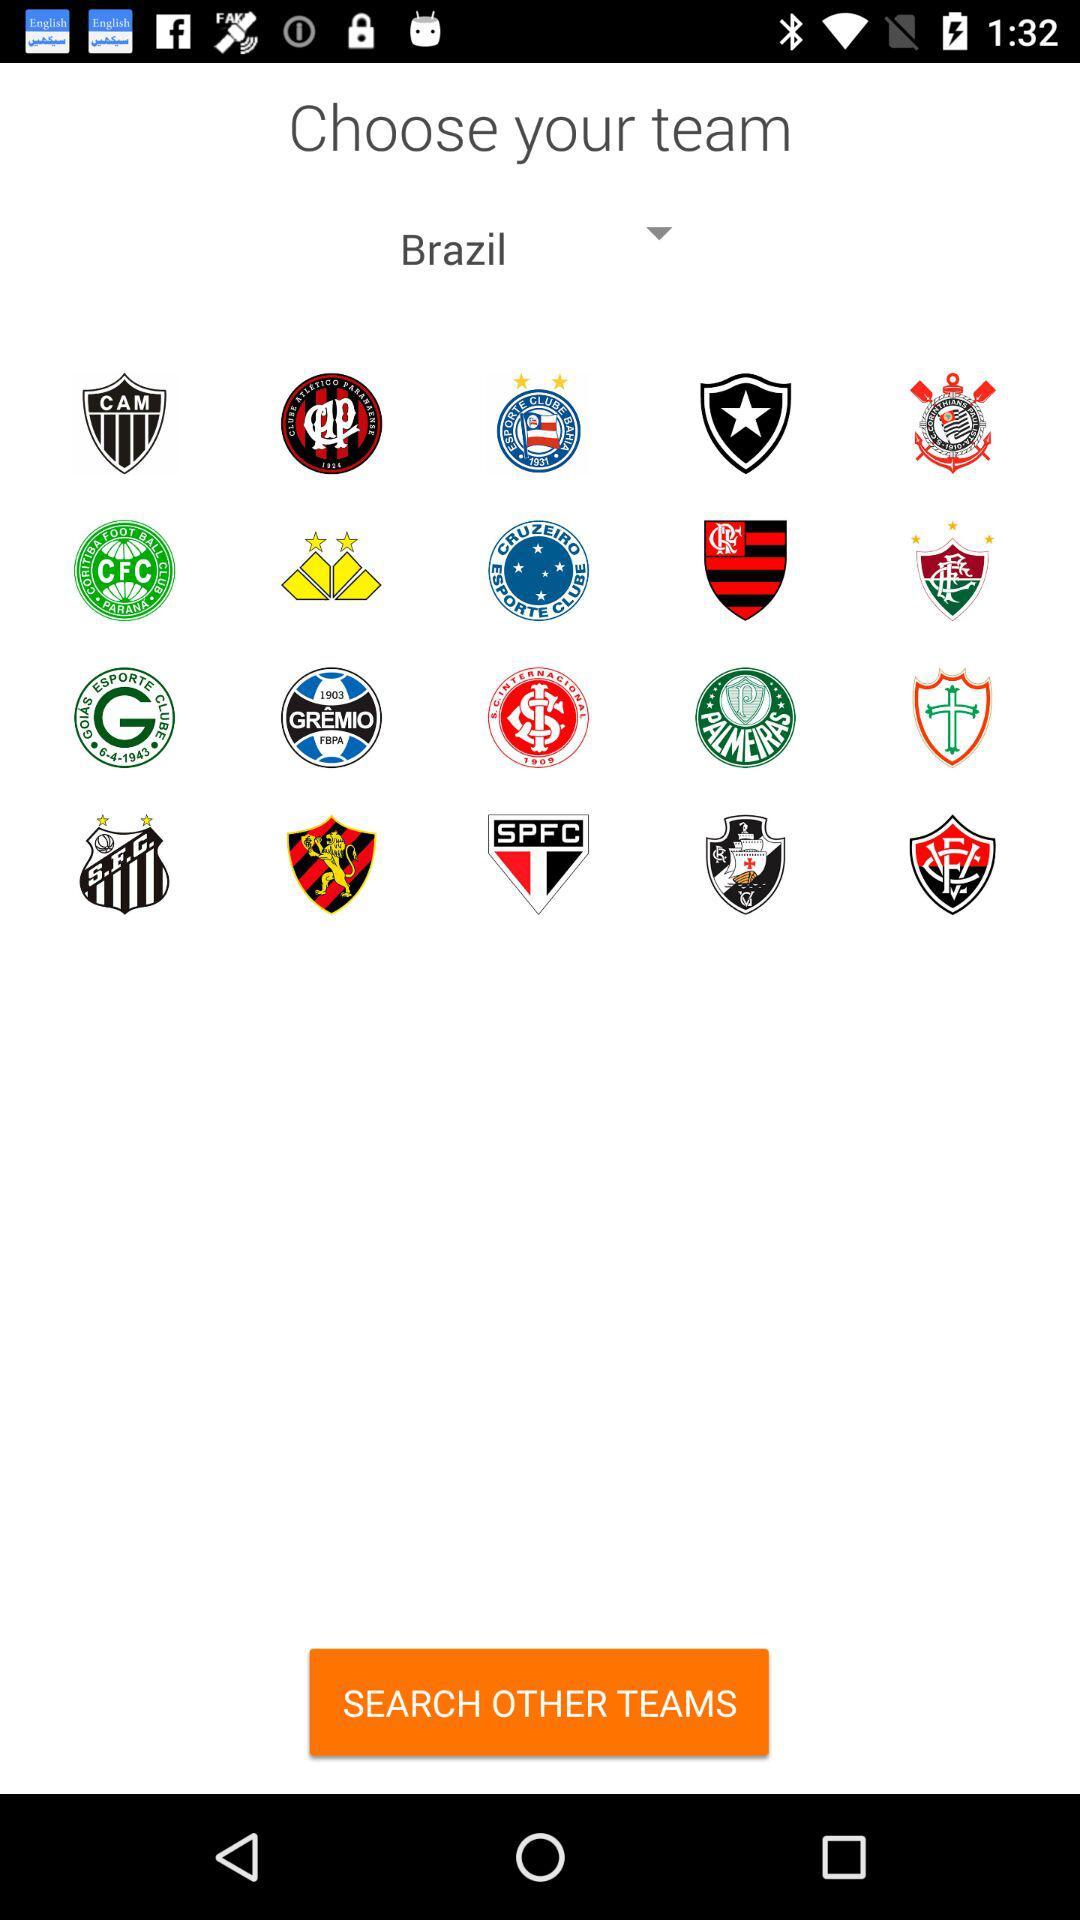 This screenshot has height=1920, width=1080. What do you see at coordinates (537, 422) in the screenshot?
I see `esporte clube bahia` at bounding box center [537, 422].